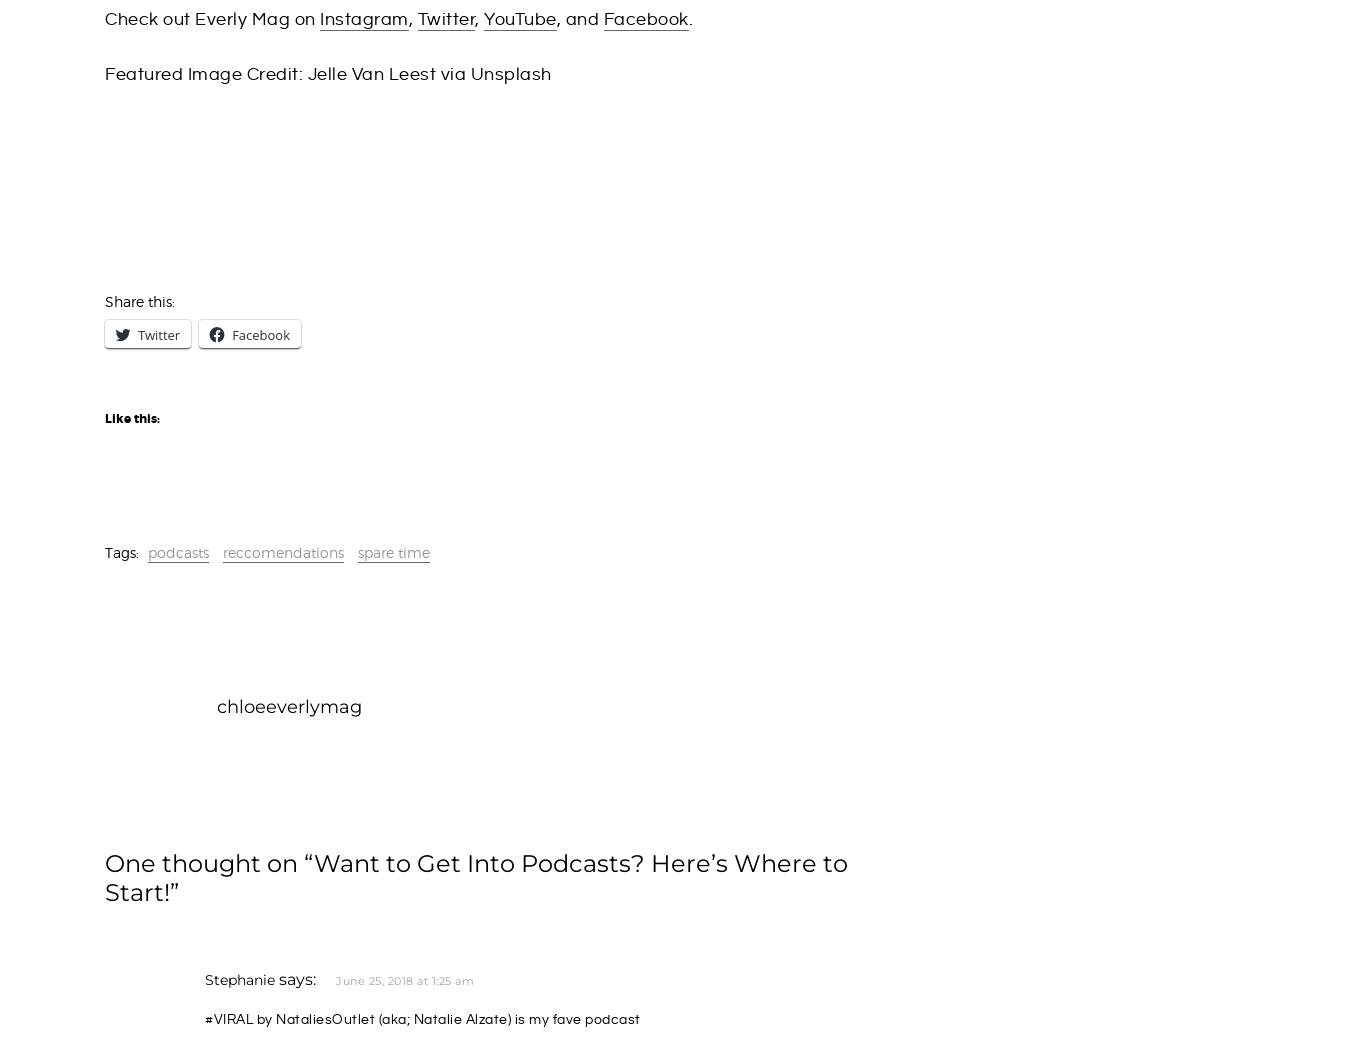 The image size is (1350, 1039). What do you see at coordinates (216, 705) in the screenshot?
I see `'chloeeverlymag'` at bounding box center [216, 705].